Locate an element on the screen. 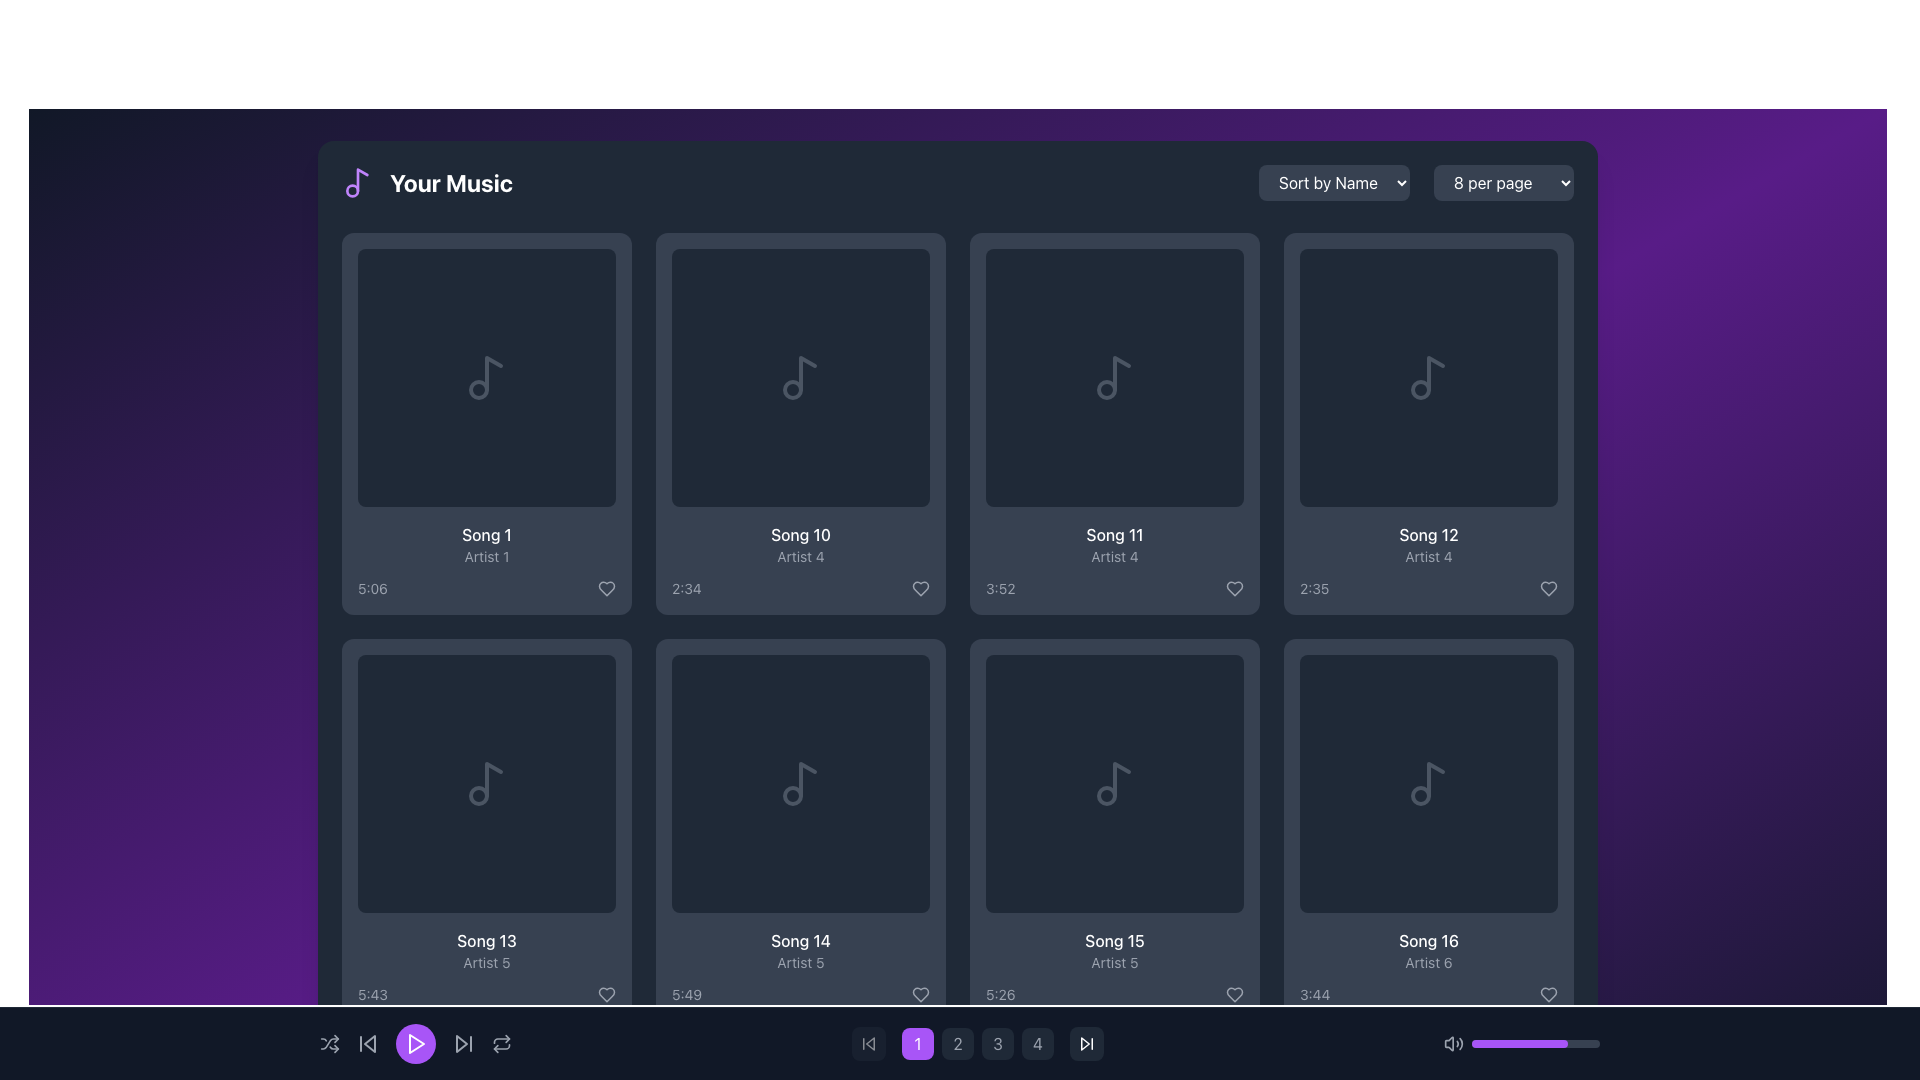 The height and width of the screenshot is (1080, 1920). the favorite icon located in the bottom-right corner of the card for Song 16 by Artist 6 is located at coordinates (1548, 995).